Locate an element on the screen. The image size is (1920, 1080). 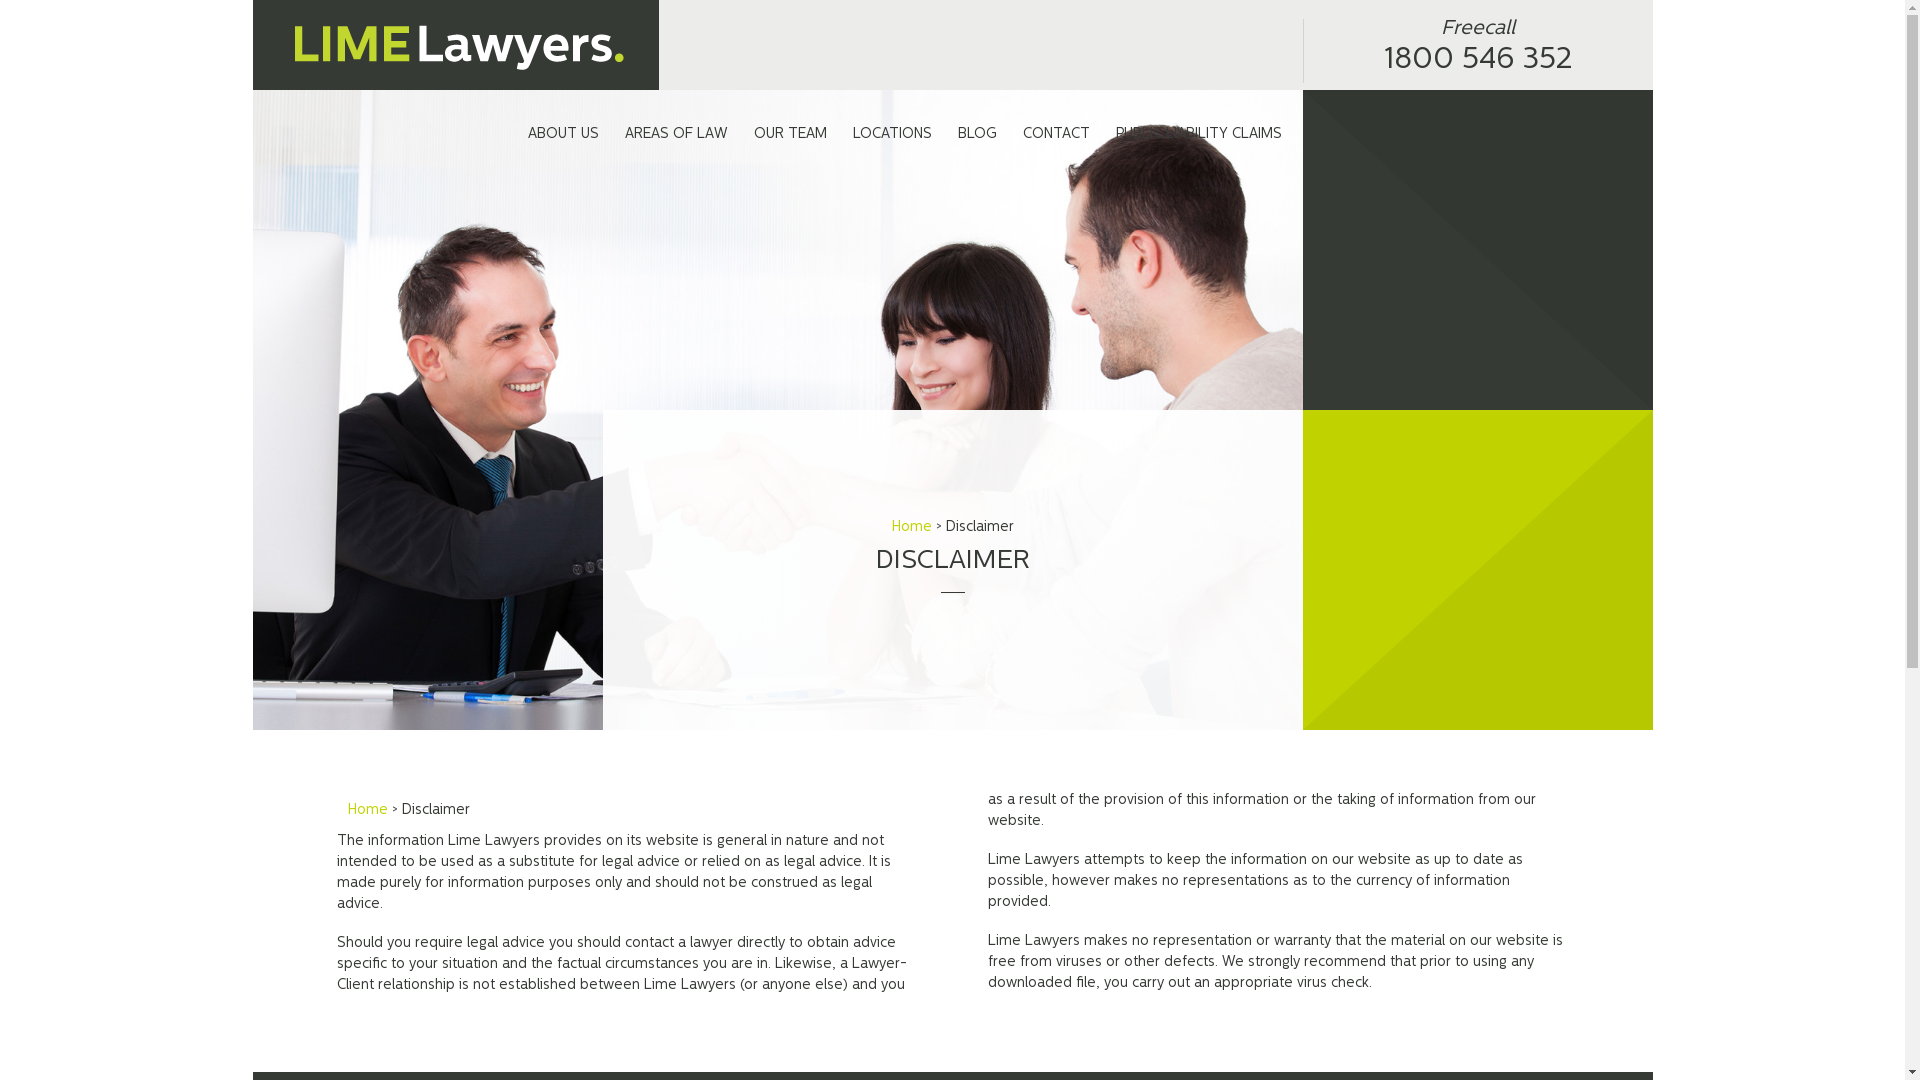
'PUBLIC LIABILITY CLAIMS' is located at coordinates (1198, 135).